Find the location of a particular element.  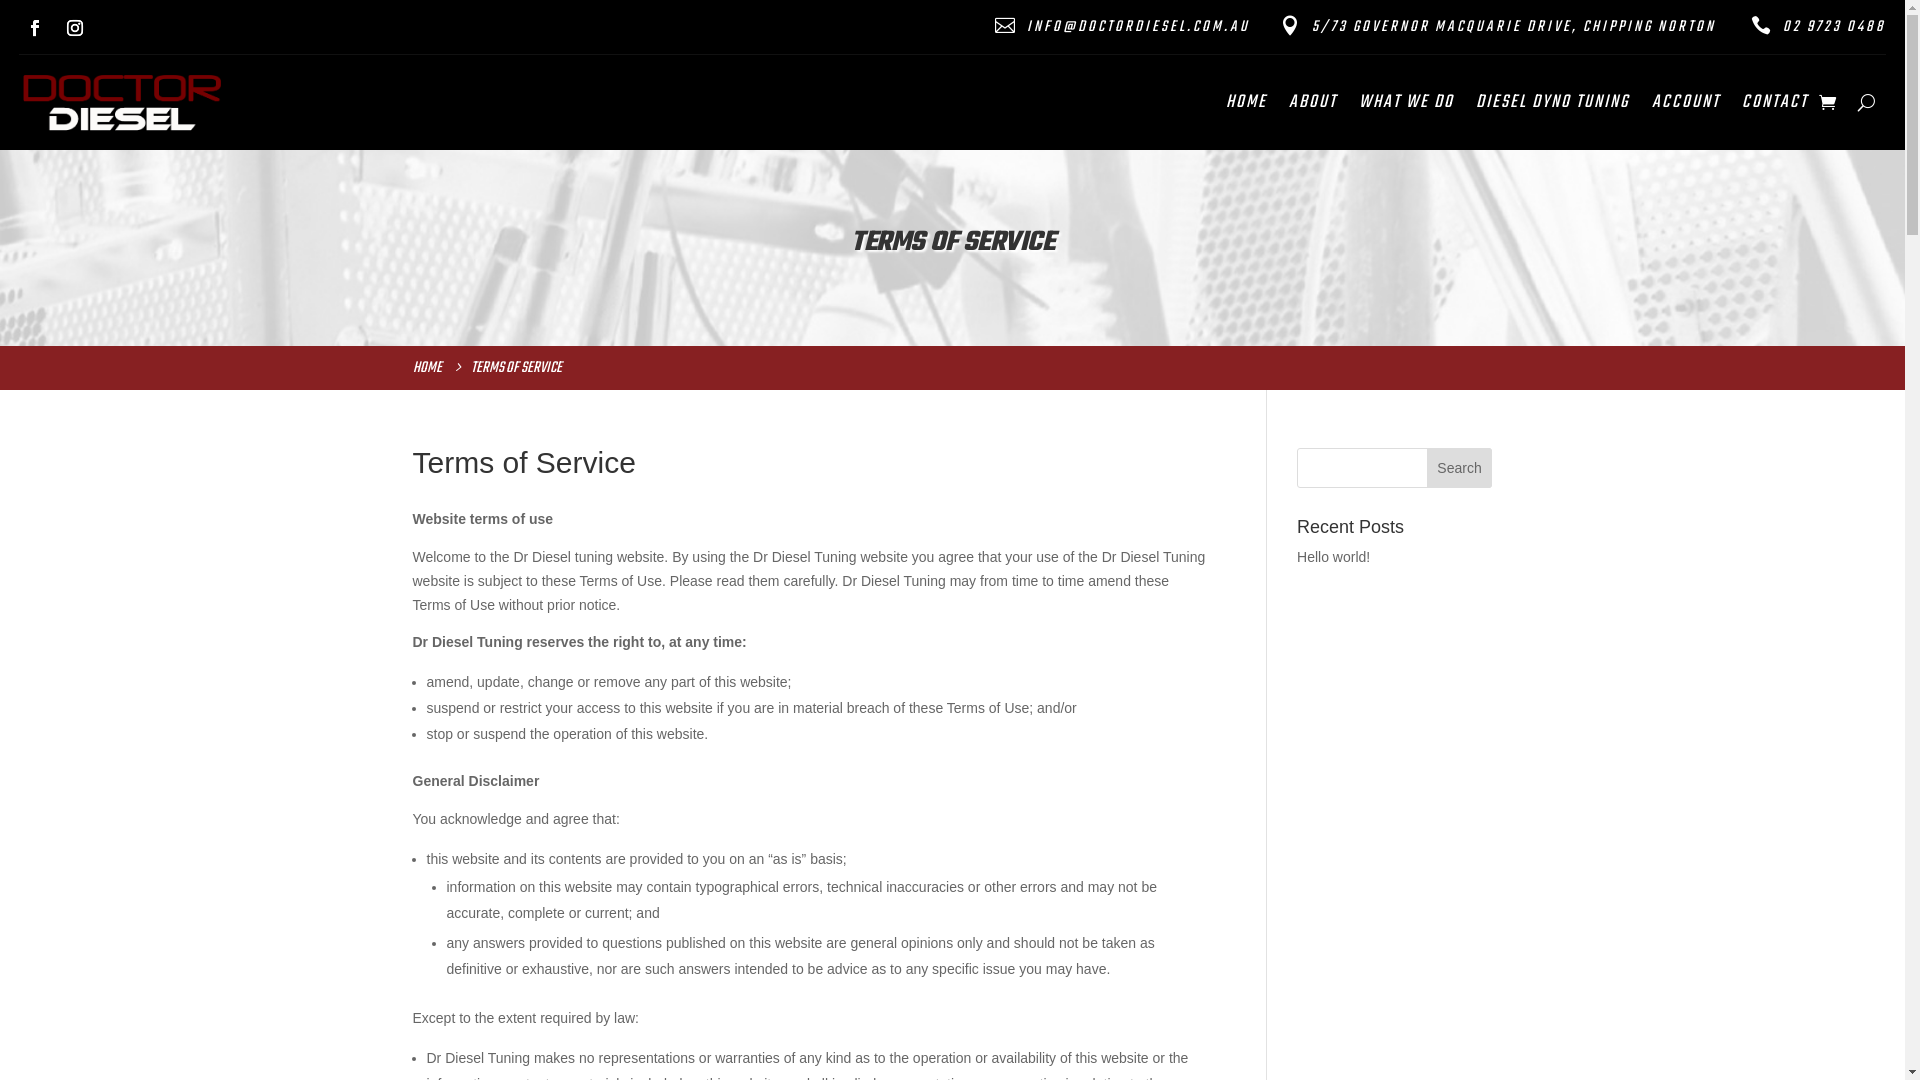

'Search' is located at coordinates (1459, 467).